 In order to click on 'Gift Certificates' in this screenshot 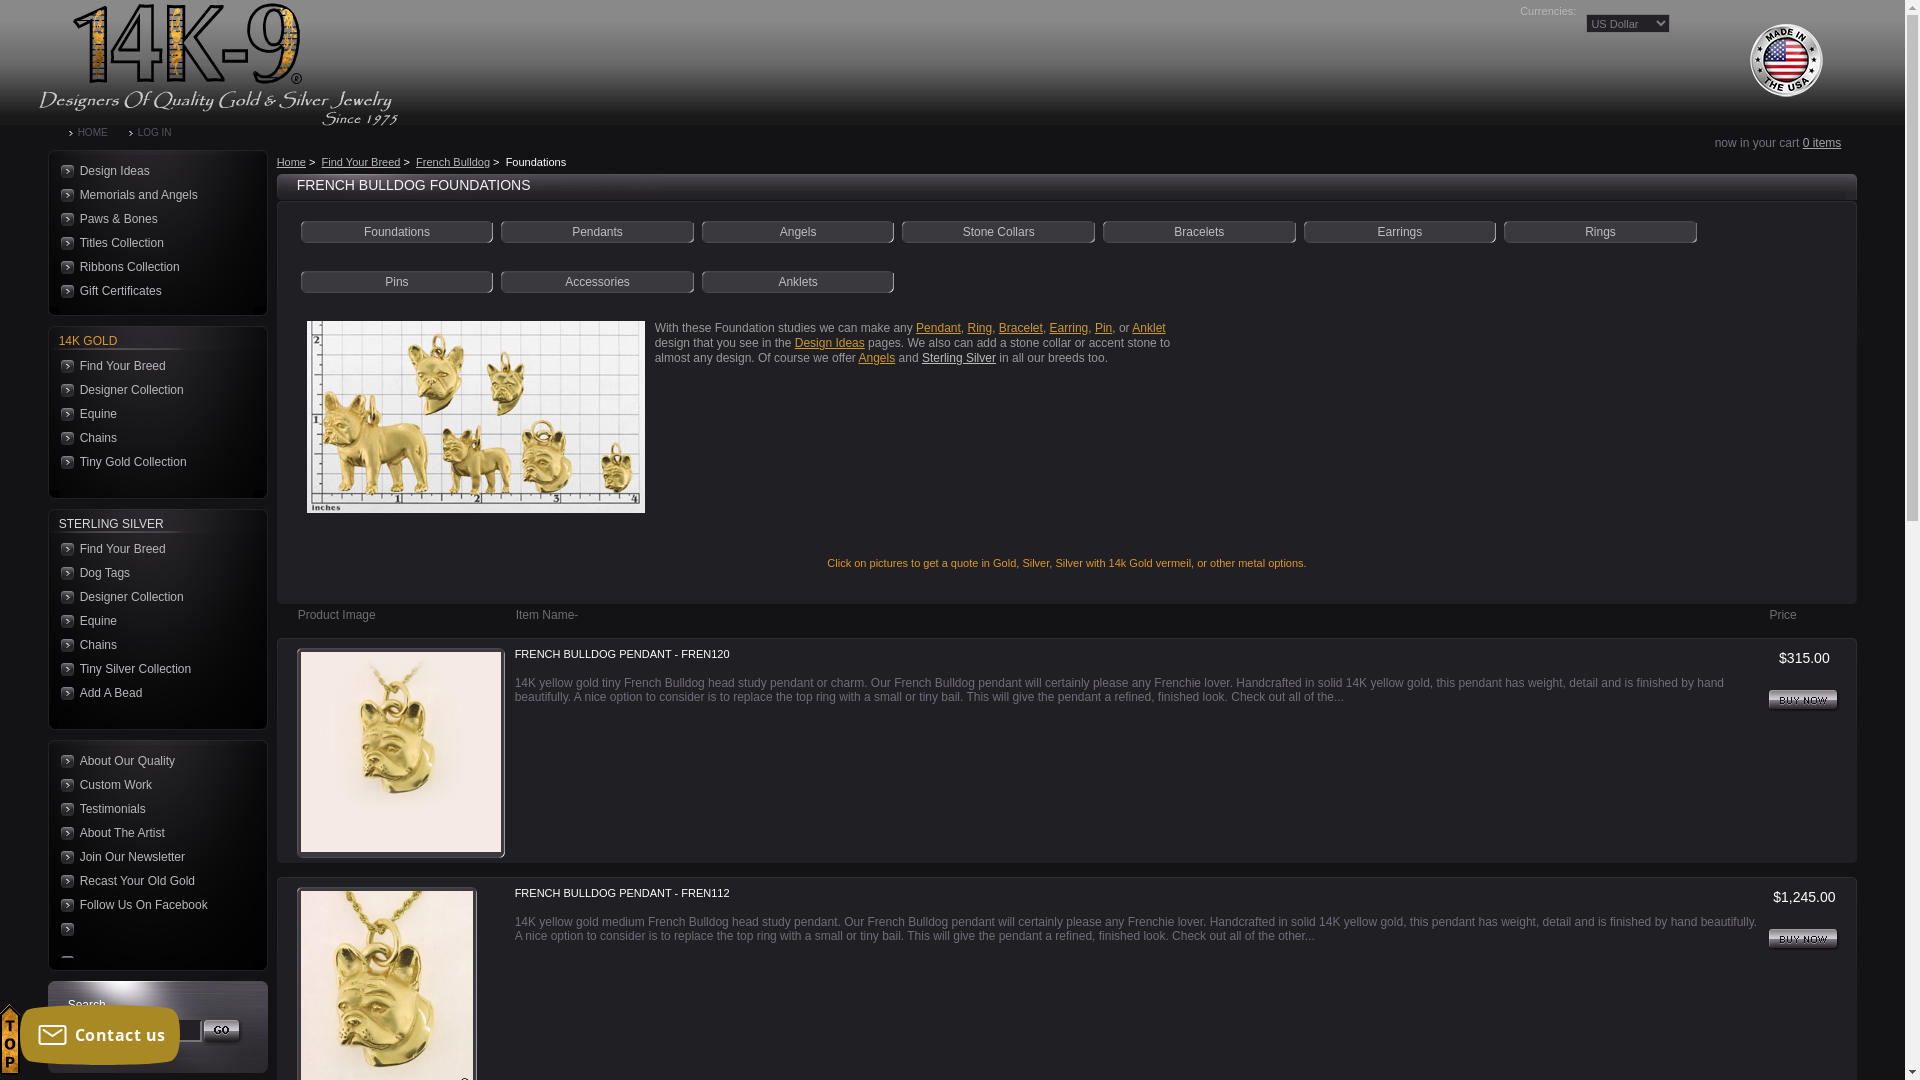, I will do `click(151, 290)`.